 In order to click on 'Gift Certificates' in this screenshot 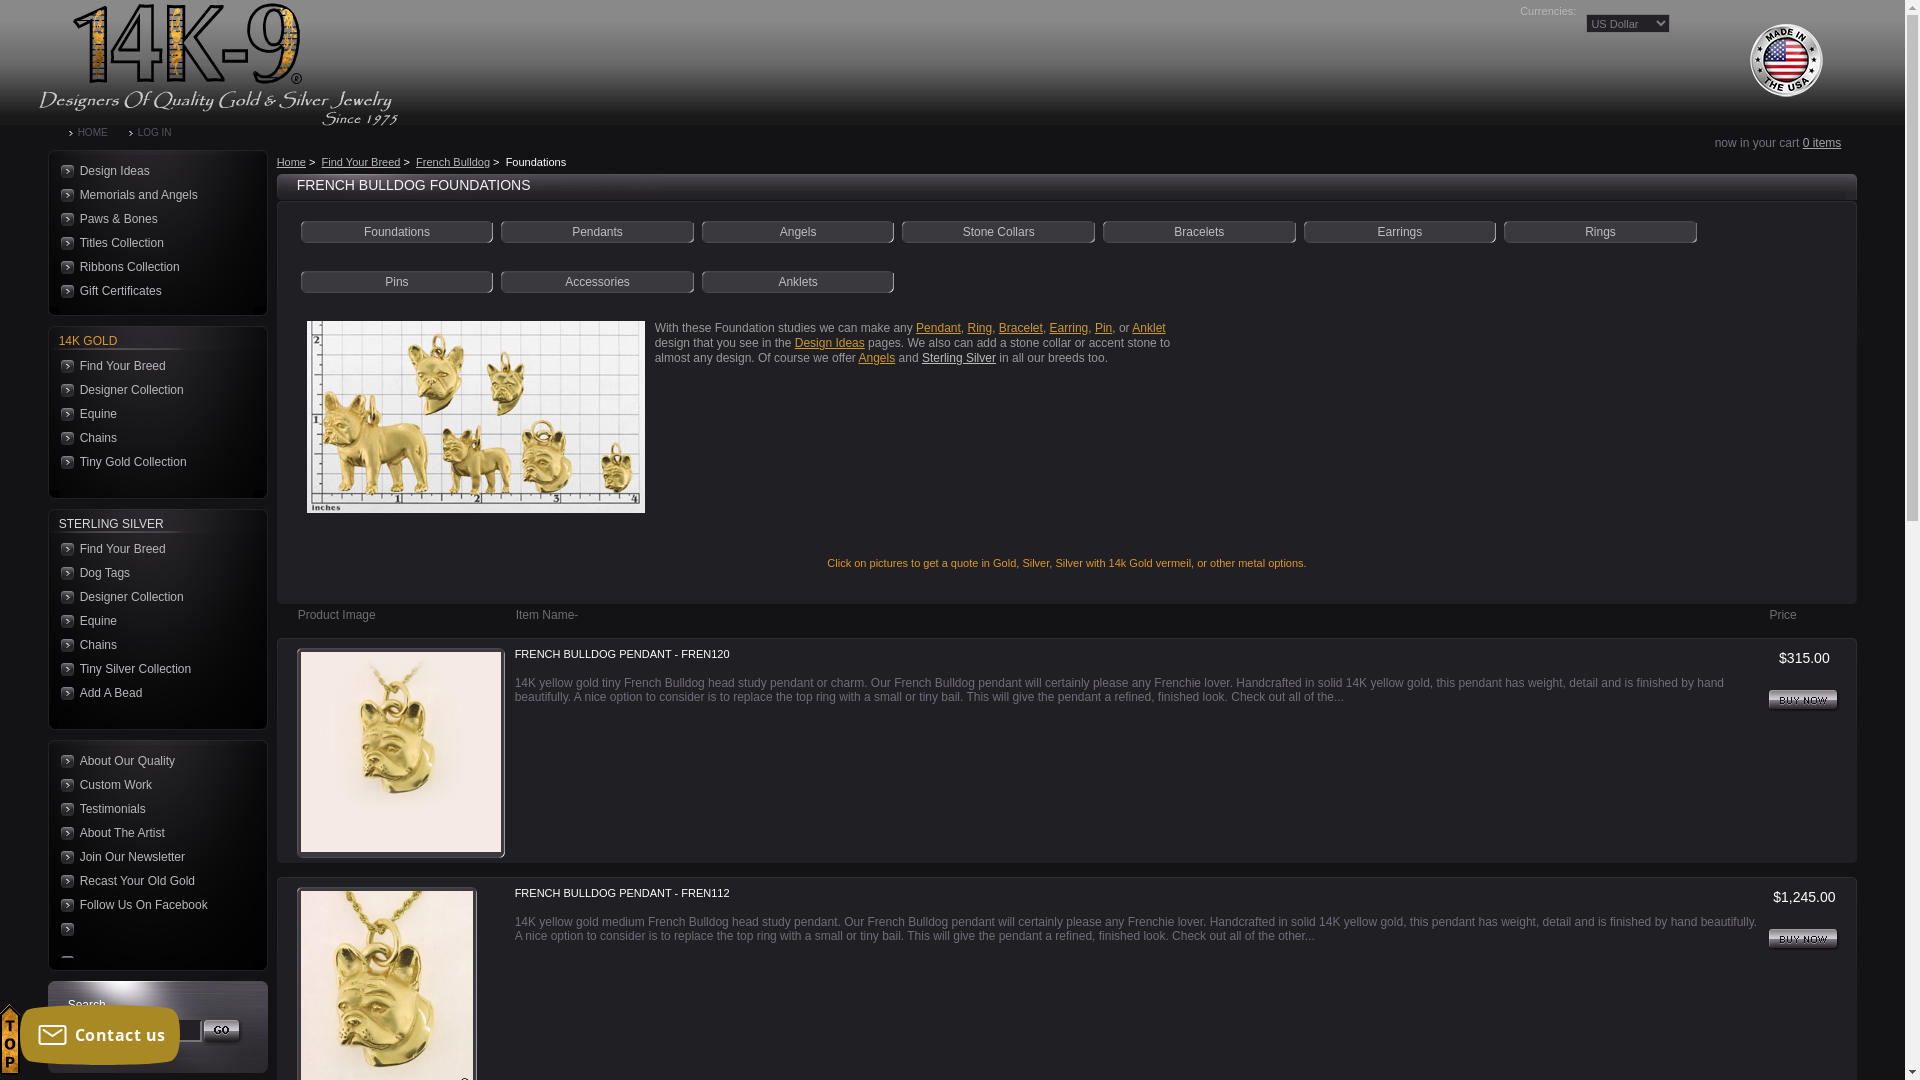, I will do `click(151, 290)`.